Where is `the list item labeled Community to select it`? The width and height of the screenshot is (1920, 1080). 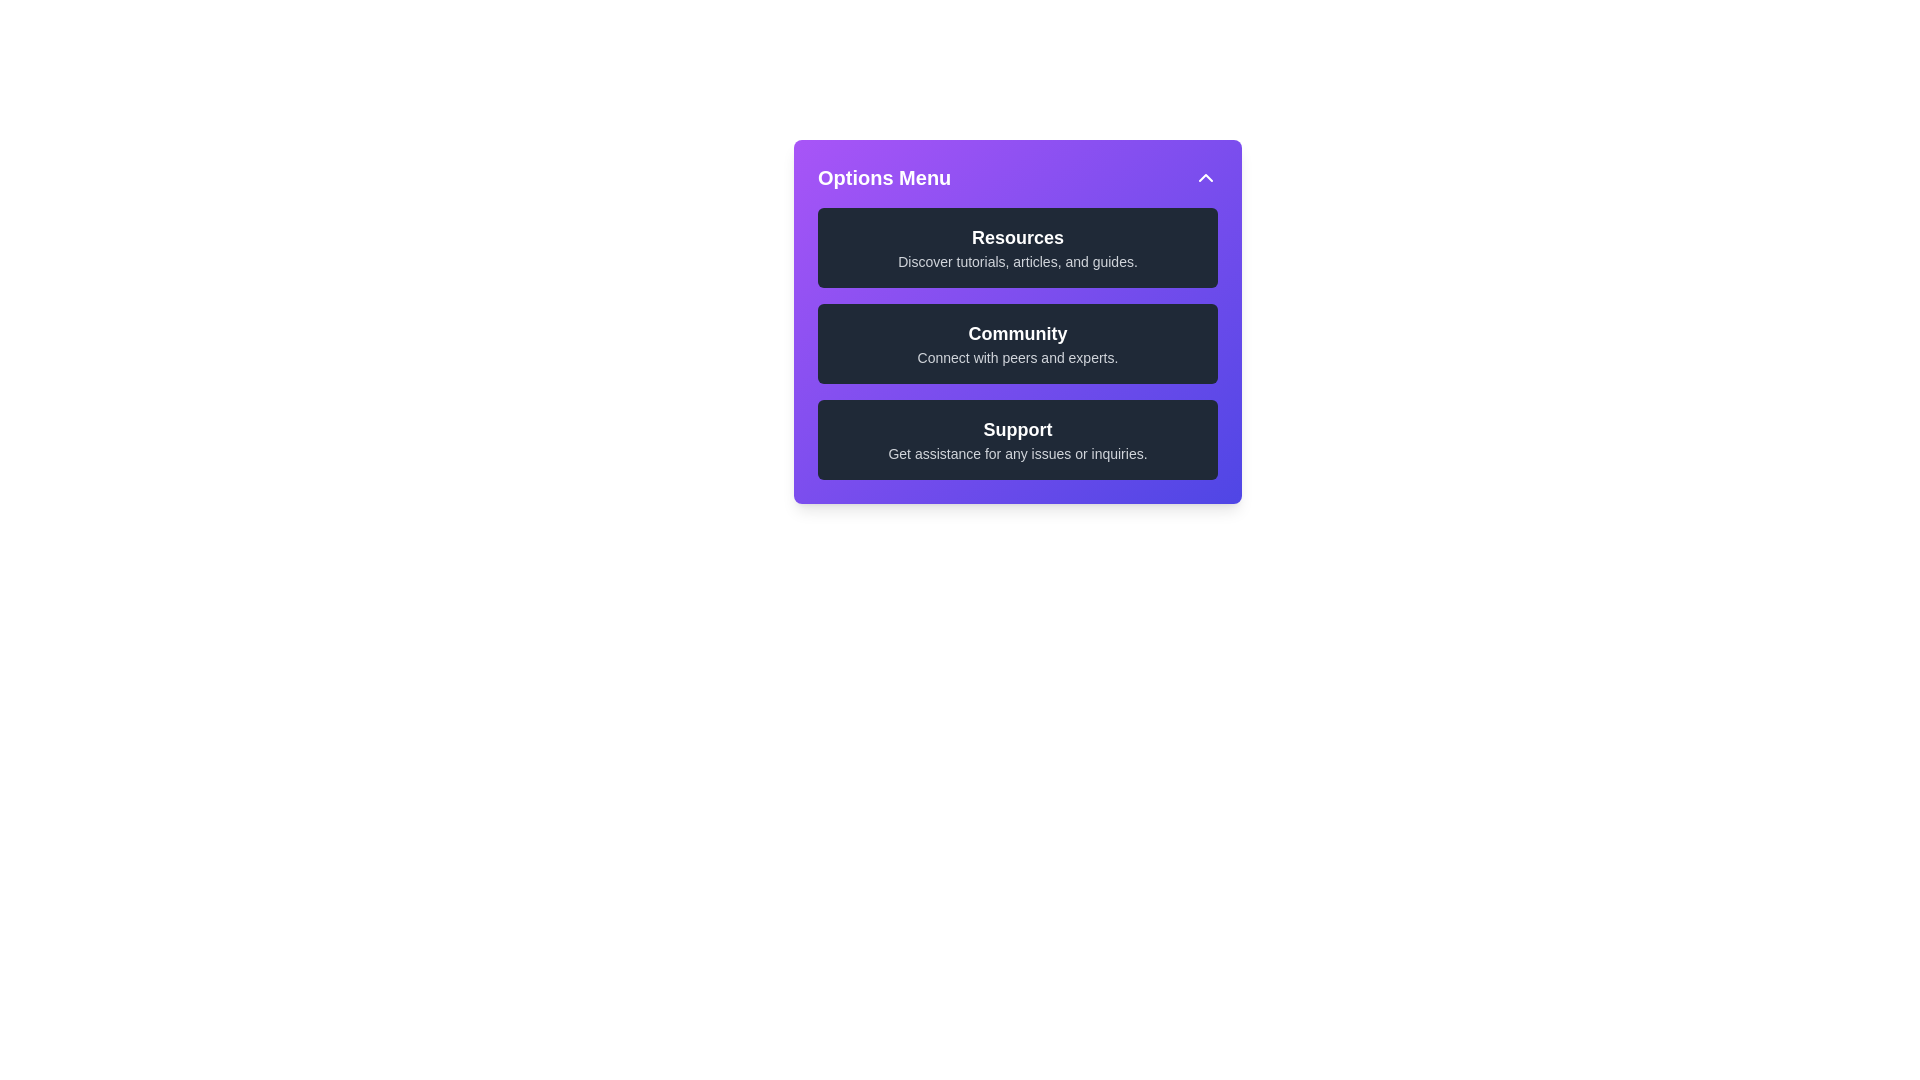 the list item labeled Community to select it is located at coordinates (1017, 342).